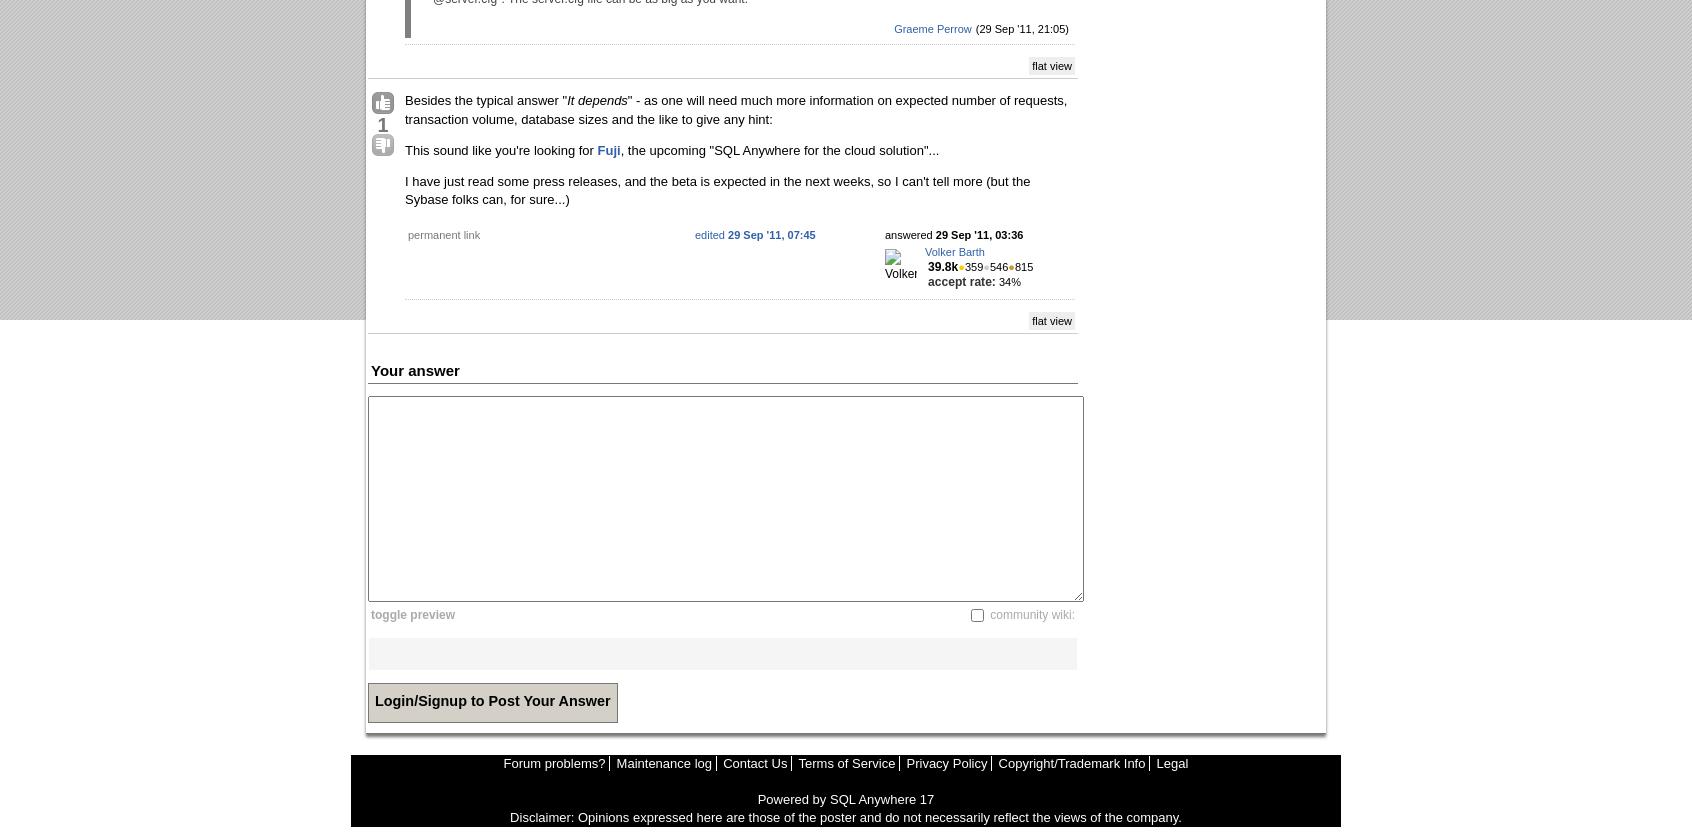 This screenshot has width=1692, height=840. What do you see at coordinates (845, 817) in the screenshot?
I see `'Disclaimer: Opinions expressed here are those of the poster and do not
necessarily reflect the views of the company.'` at bounding box center [845, 817].